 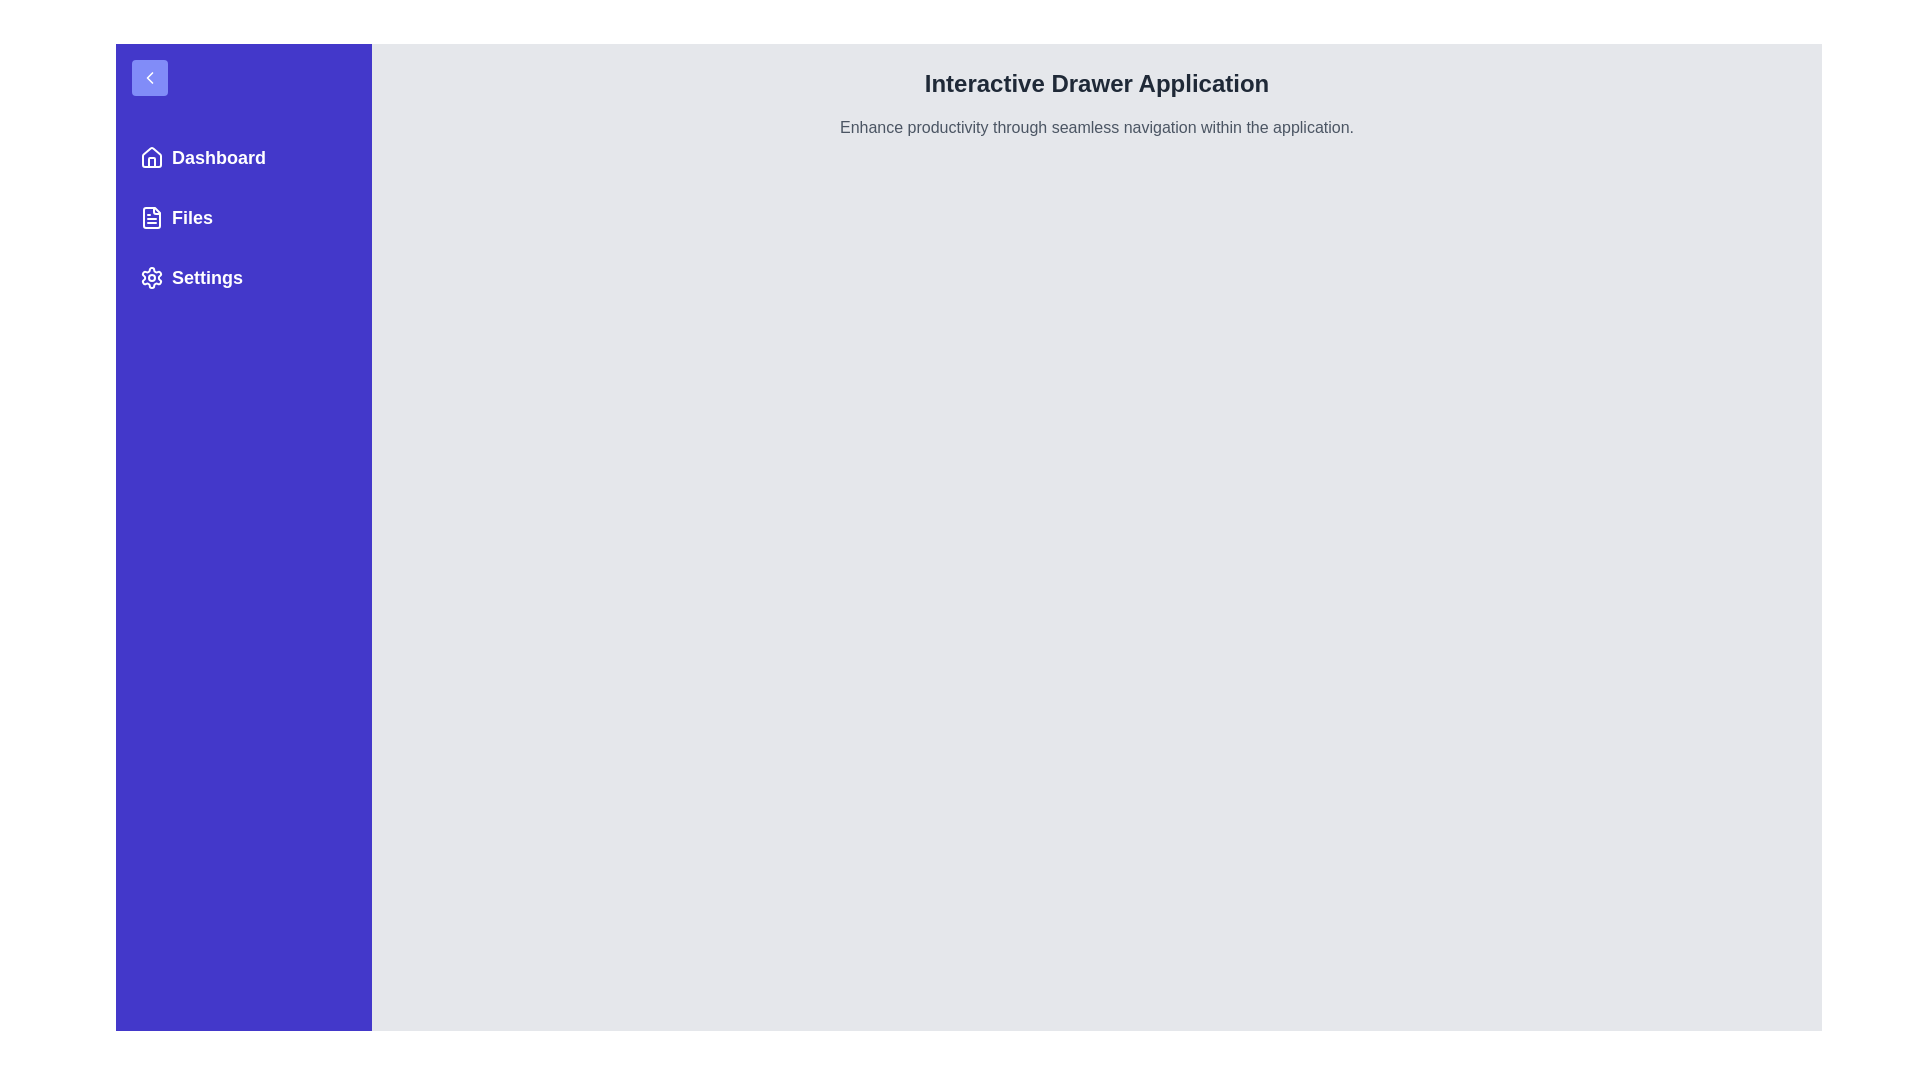 I want to click on the toggle button to change the drawer's state, so click(x=148, y=76).